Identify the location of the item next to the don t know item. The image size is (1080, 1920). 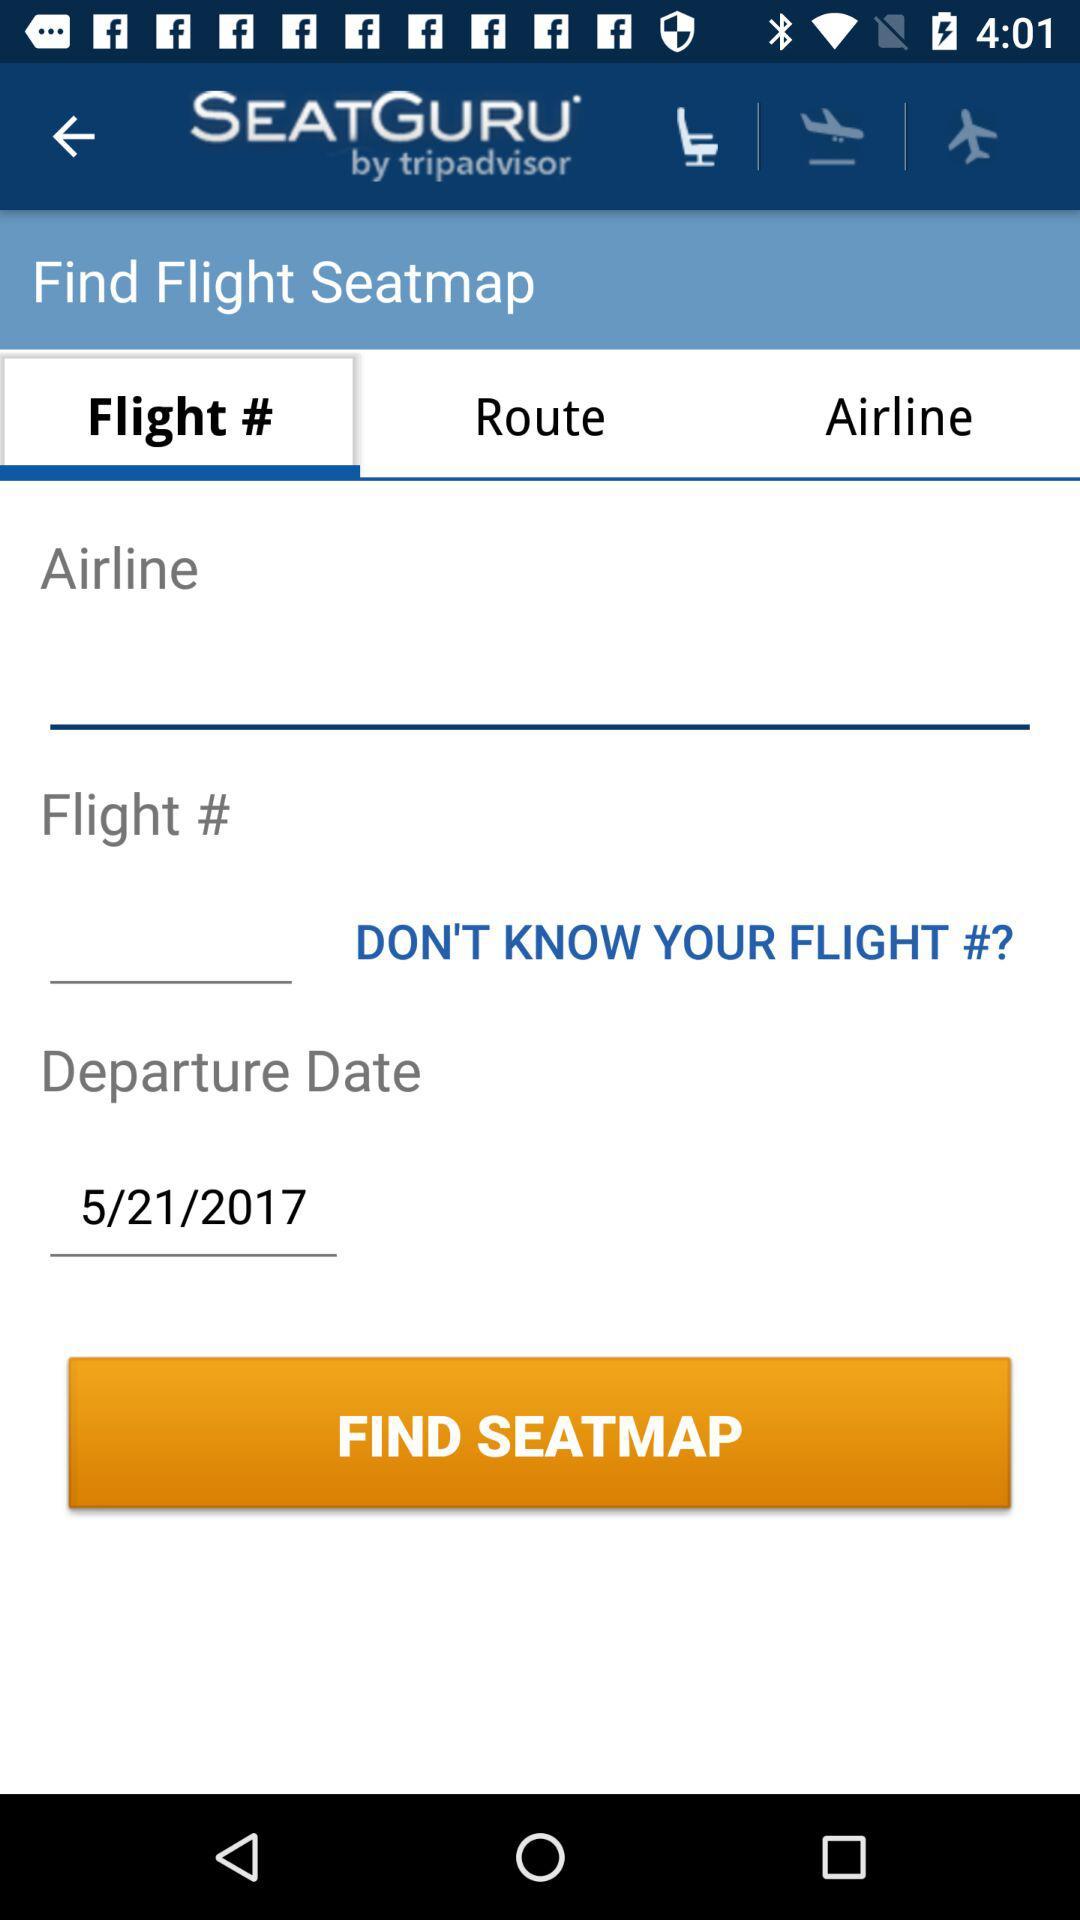
(169, 939).